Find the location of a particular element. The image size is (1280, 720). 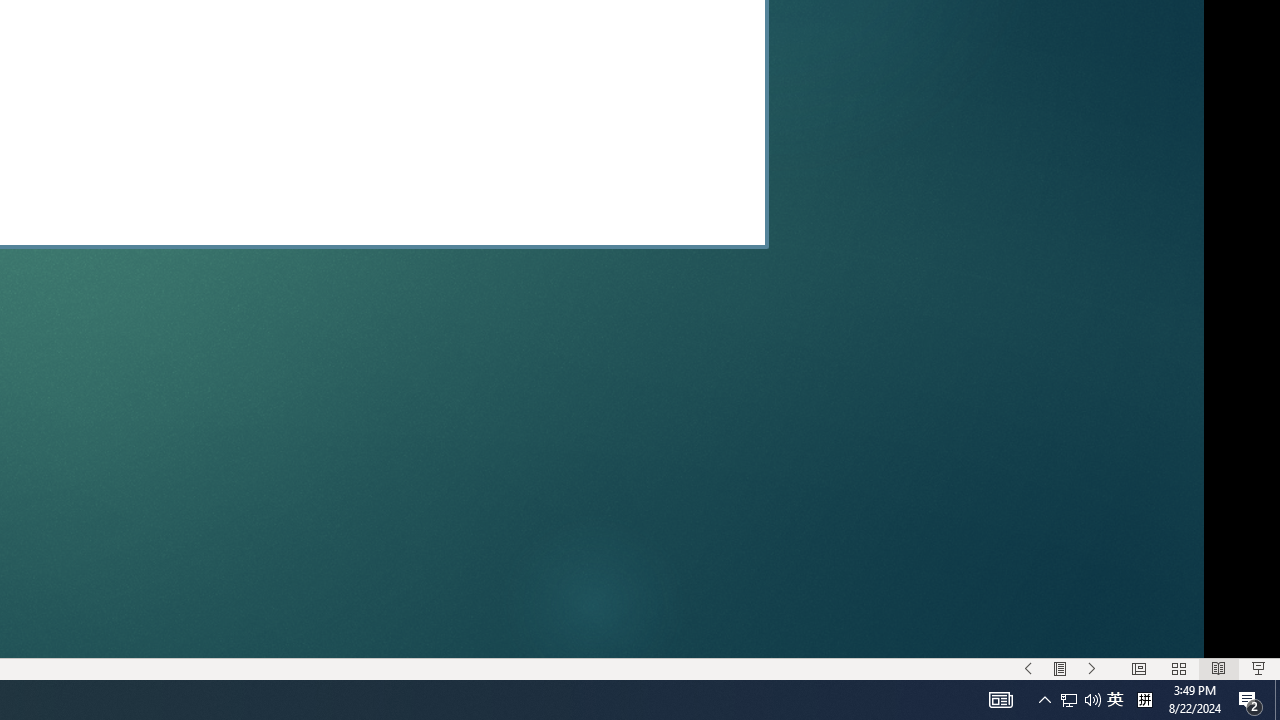

'Slide Show Next On' is located at coordinates (1091, 669).